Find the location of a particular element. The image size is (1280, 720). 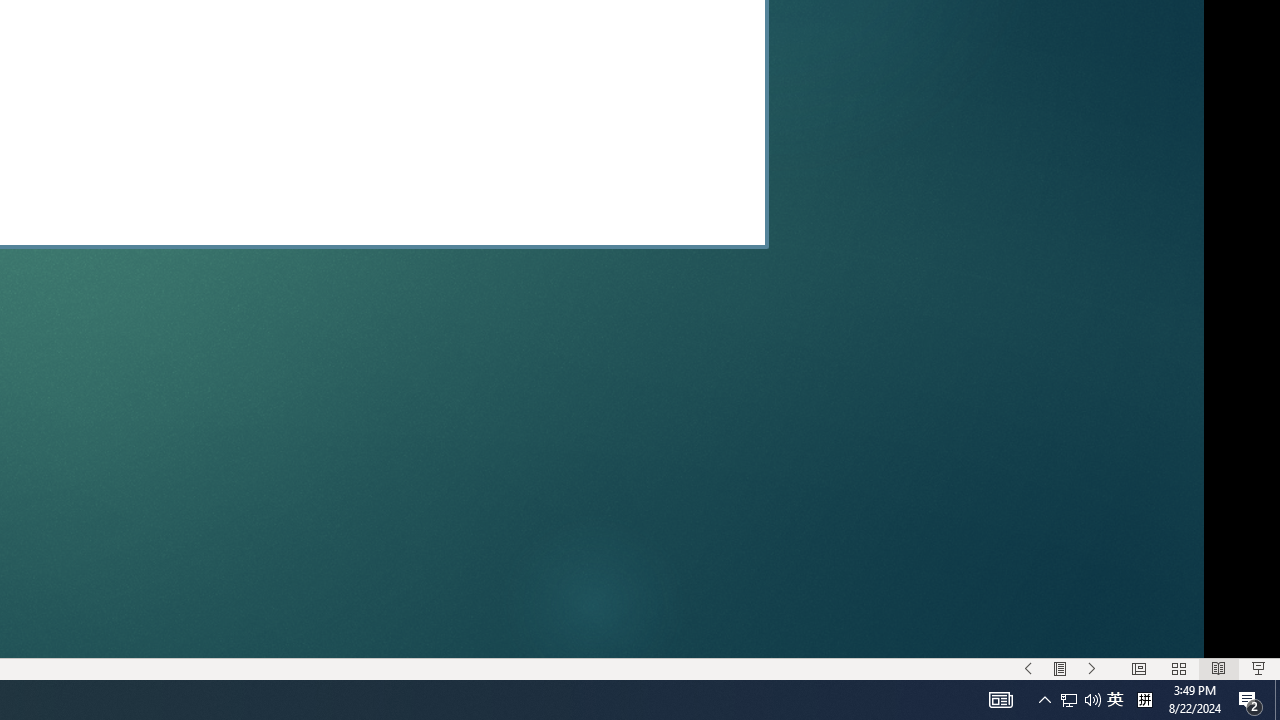

'Slide Show Next On' is located at coordinates (1091, 669).